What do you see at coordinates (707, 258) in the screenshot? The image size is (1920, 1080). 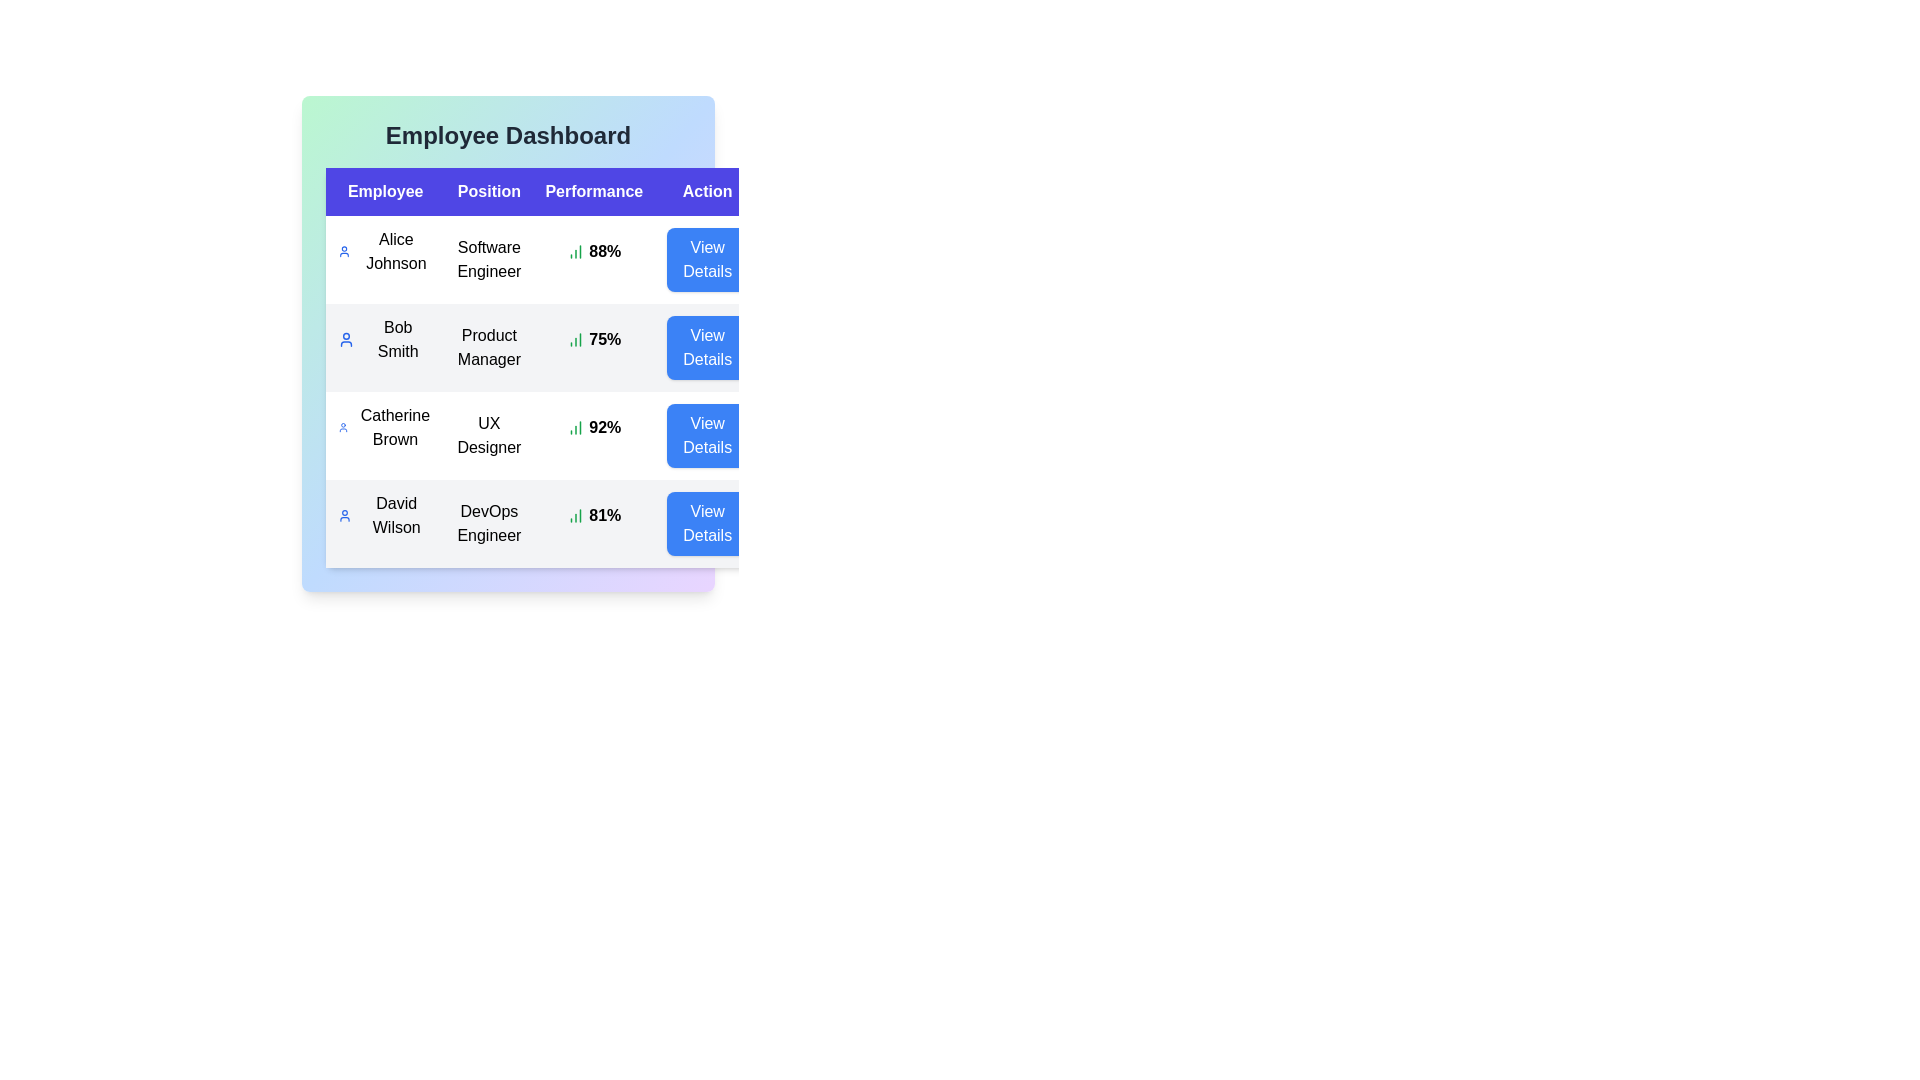 I see `'View Details' button for the employee specified by Alice Johnson` at bounding box center [707, 258].